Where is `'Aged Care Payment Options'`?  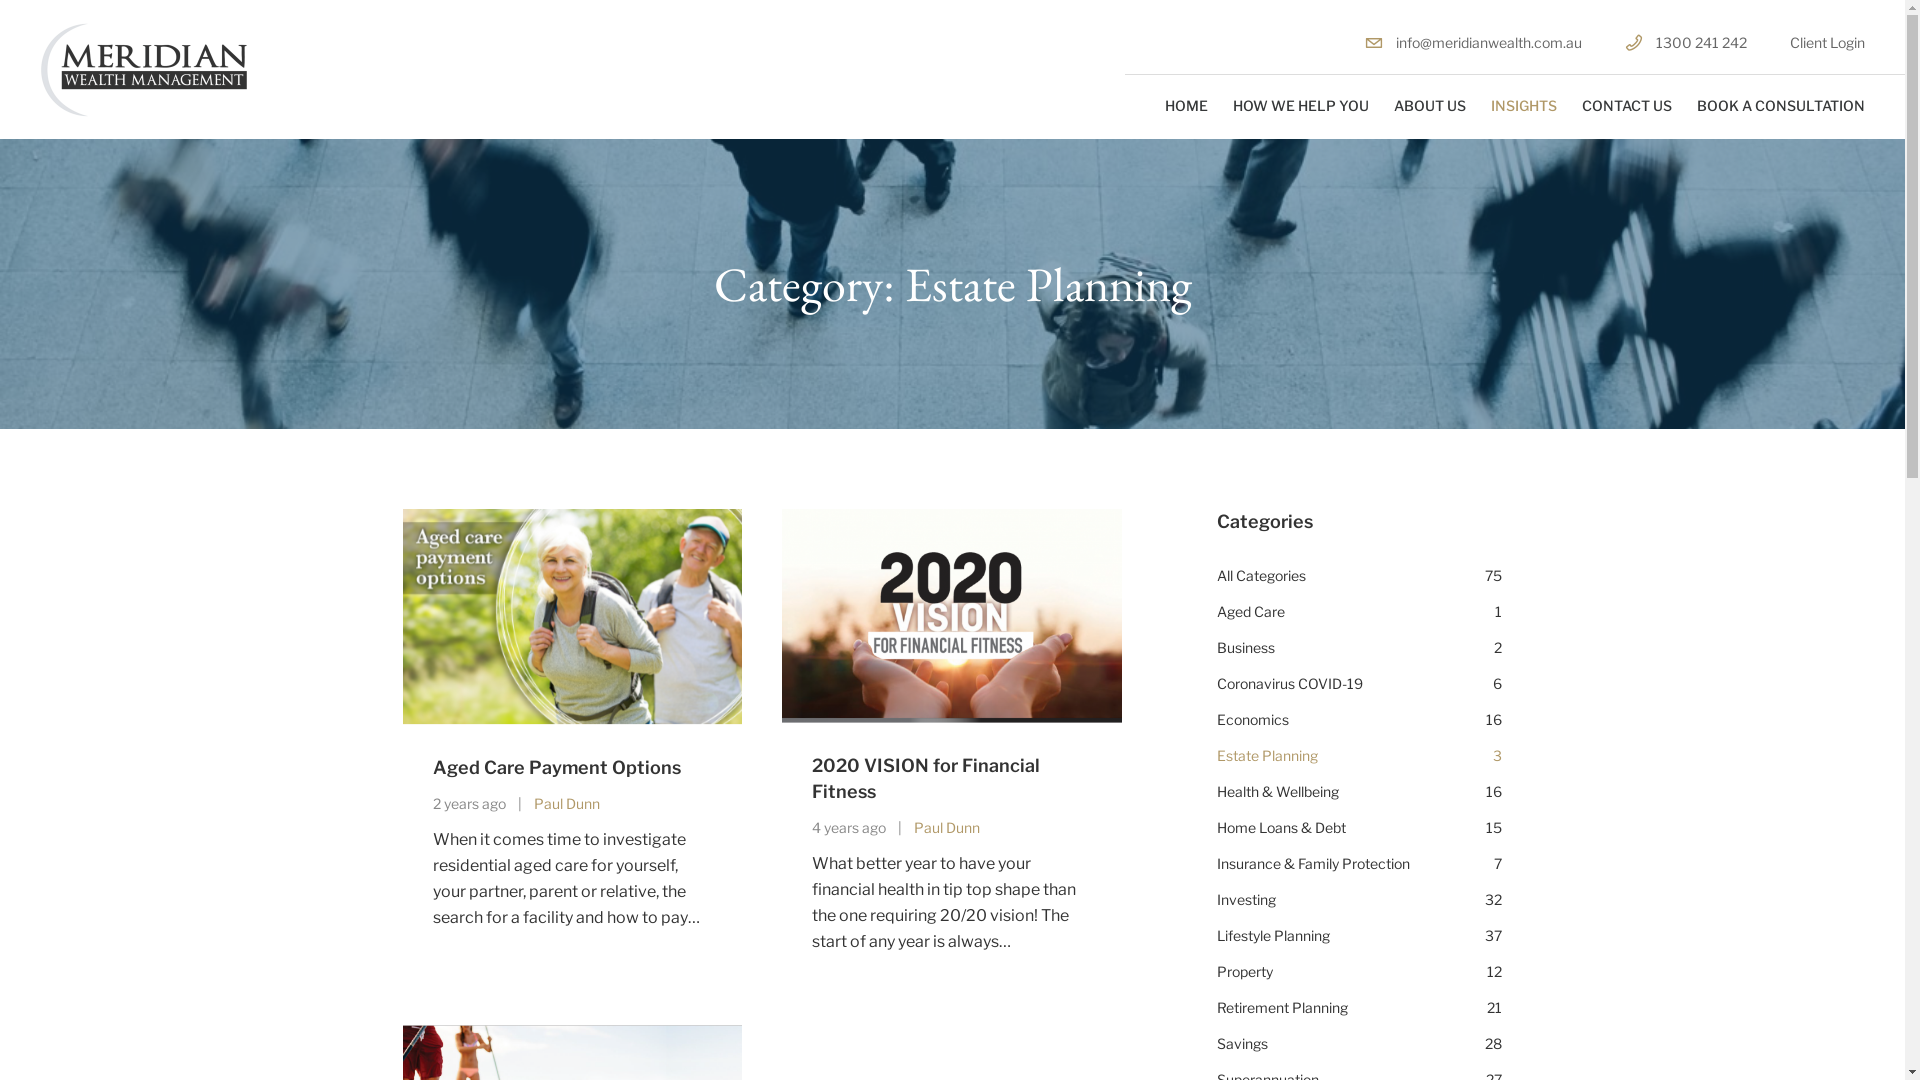
'Aged Care Payment Options' is located at coordinates (556, 766).